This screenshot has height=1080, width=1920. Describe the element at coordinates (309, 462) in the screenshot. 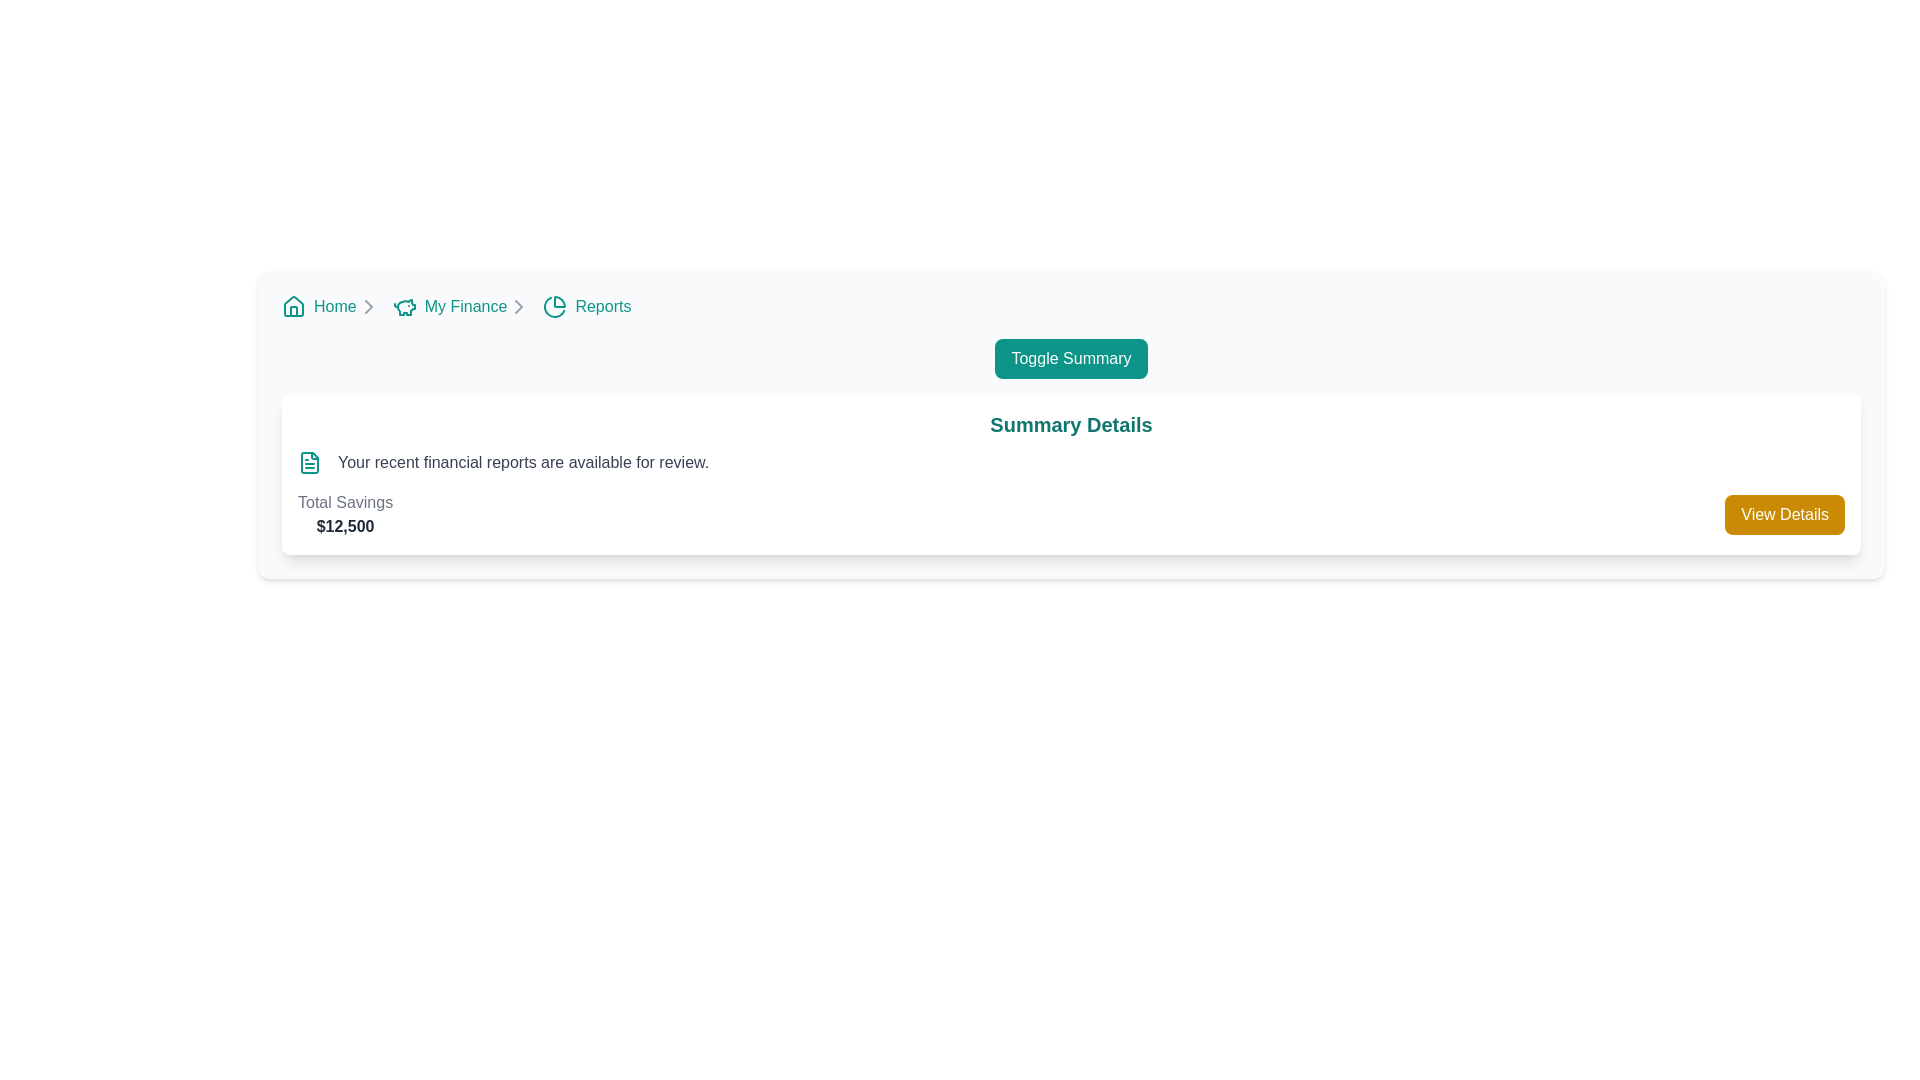

I see `the visual appearance of the teal-colored document icon located to the left of the sentence 'Your recent financial reports are available for review.'` at that location.